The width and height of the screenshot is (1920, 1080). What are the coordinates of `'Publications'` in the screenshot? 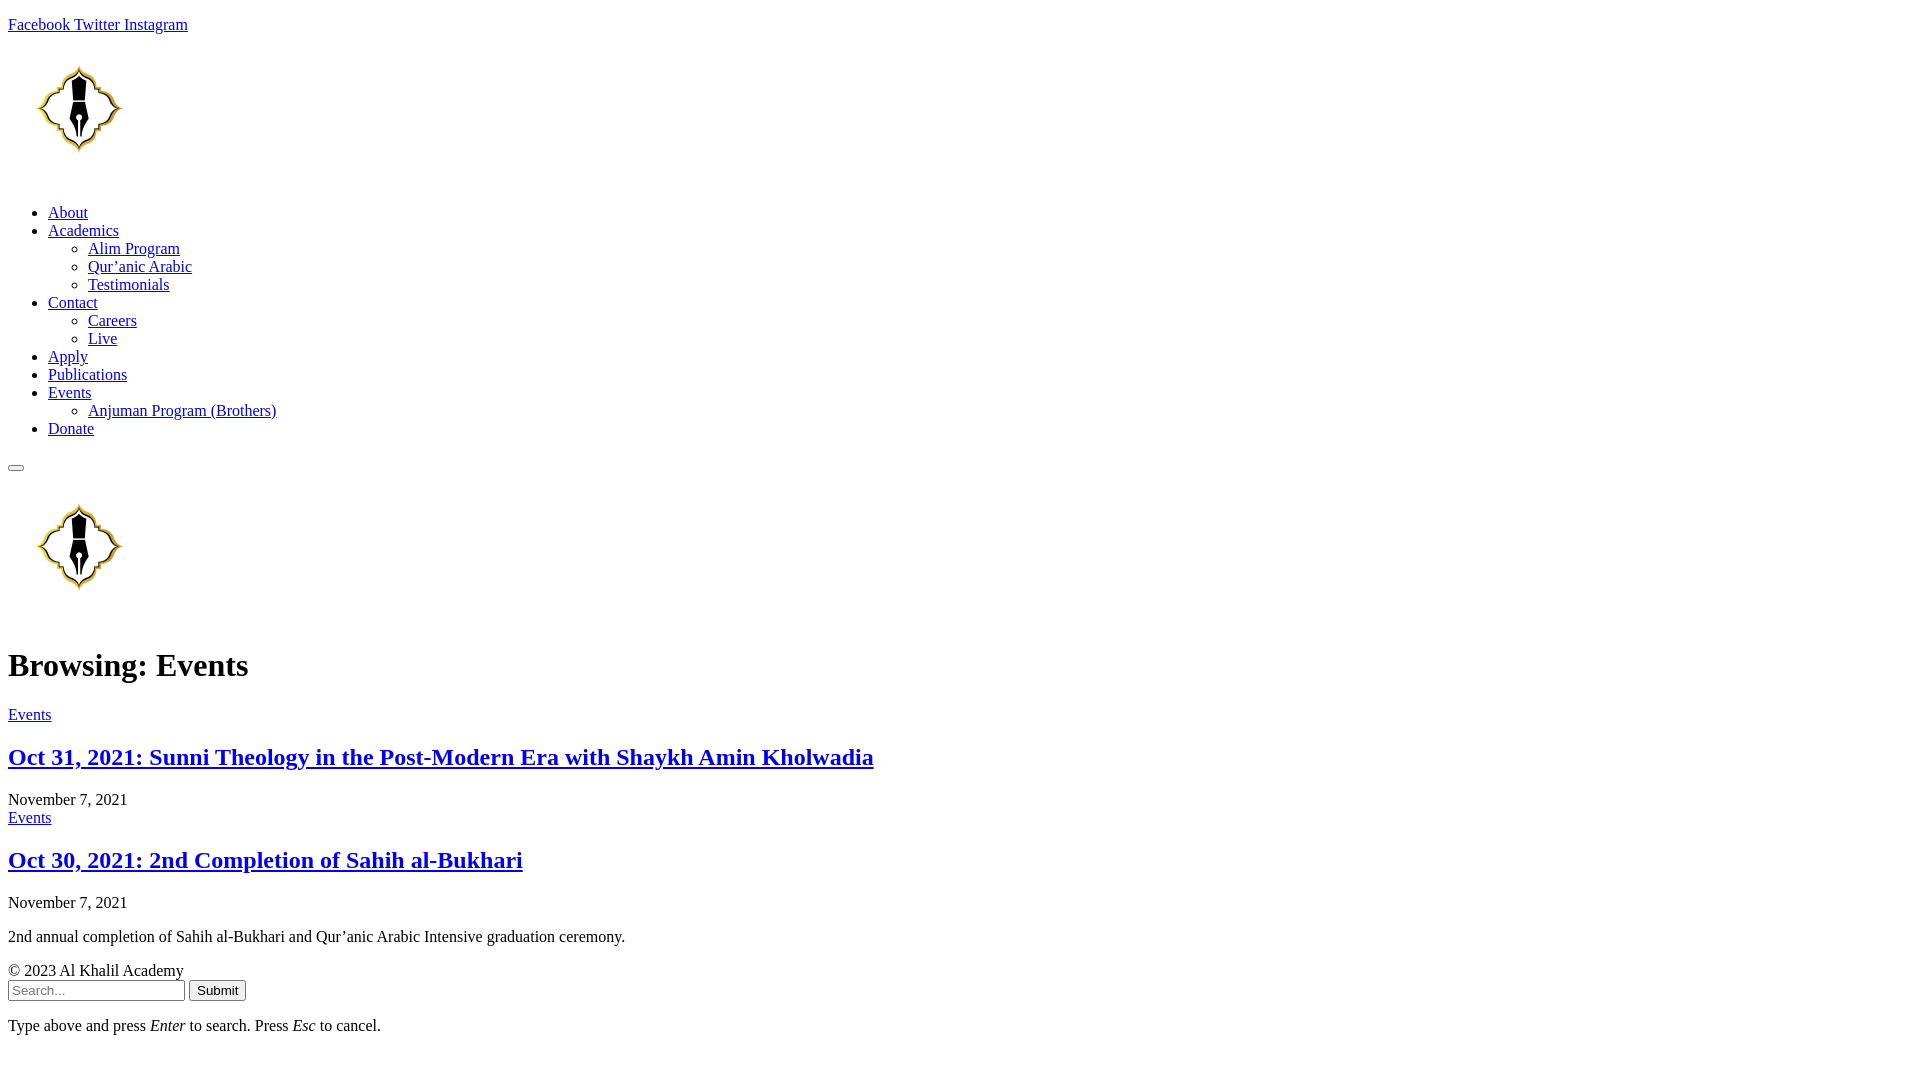 It's located at (48, 374).